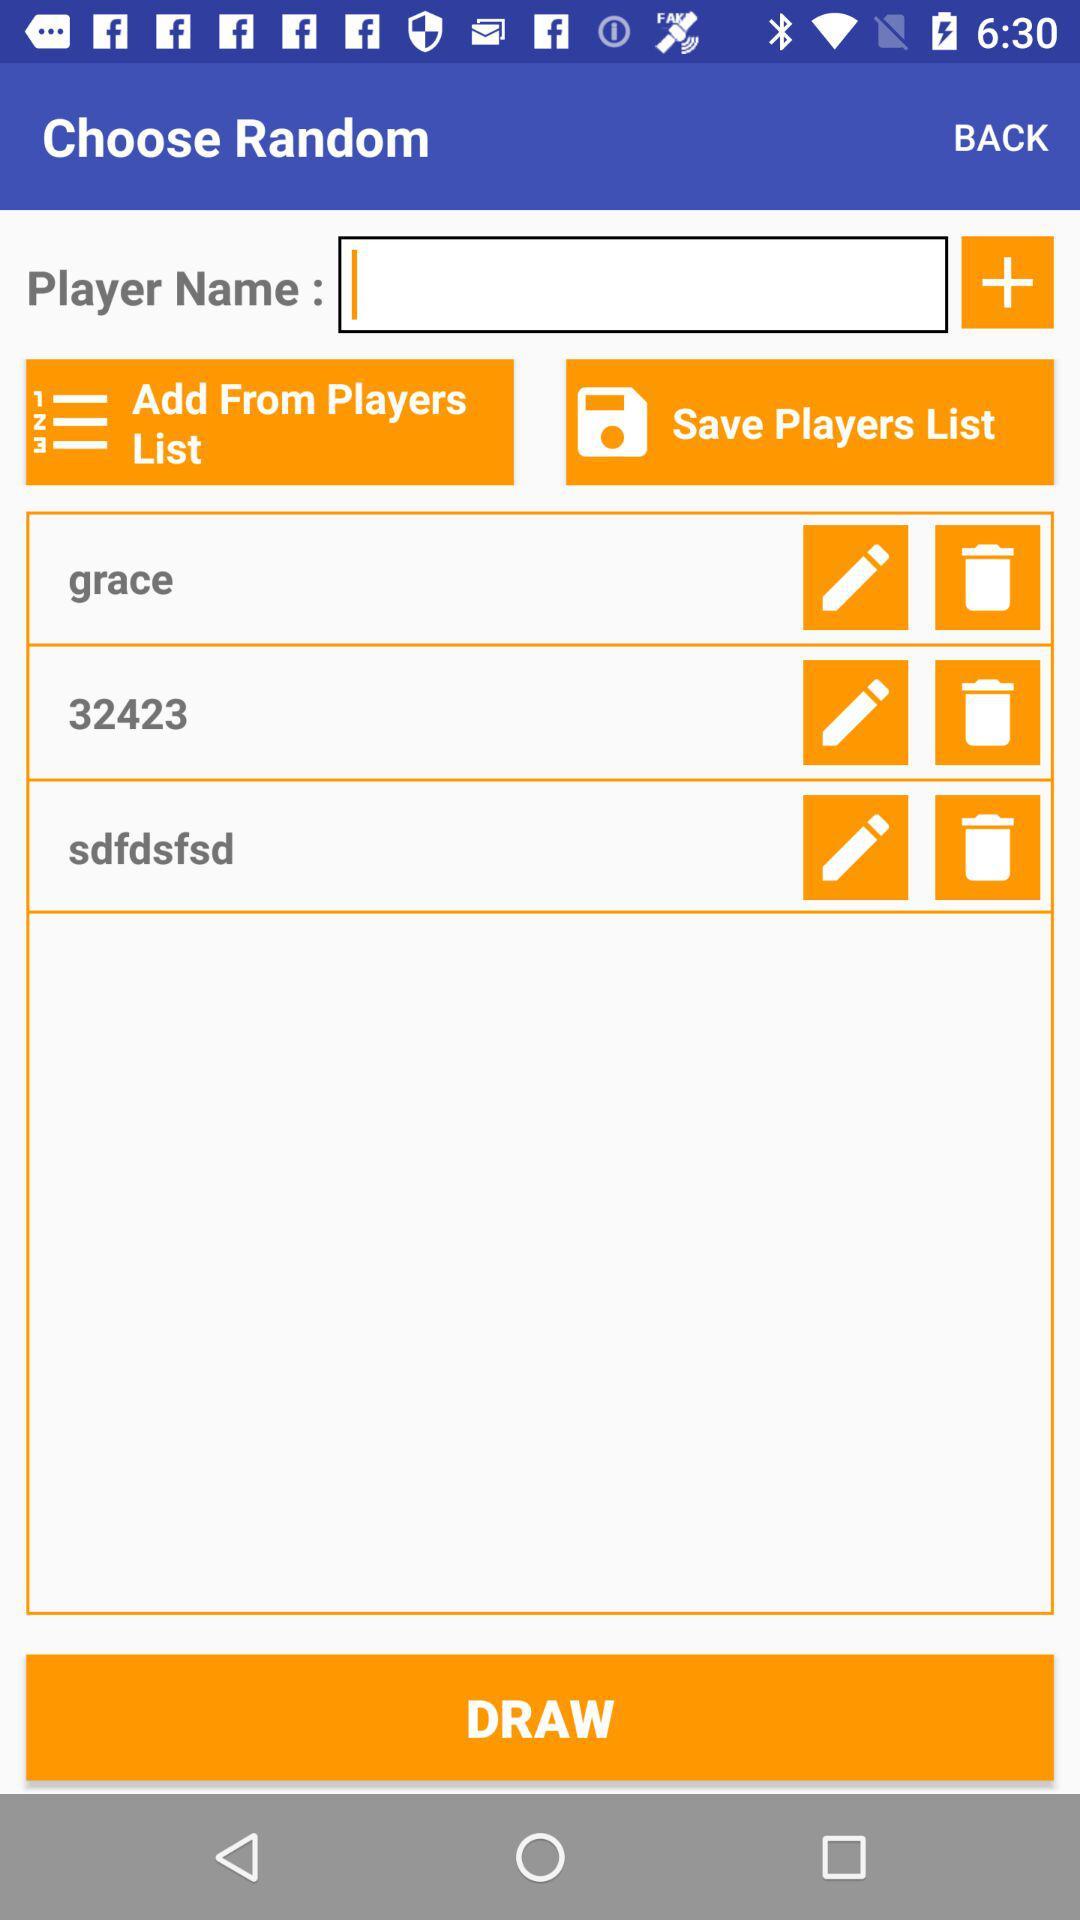  I want to click on delete contact, so click(986, 576).